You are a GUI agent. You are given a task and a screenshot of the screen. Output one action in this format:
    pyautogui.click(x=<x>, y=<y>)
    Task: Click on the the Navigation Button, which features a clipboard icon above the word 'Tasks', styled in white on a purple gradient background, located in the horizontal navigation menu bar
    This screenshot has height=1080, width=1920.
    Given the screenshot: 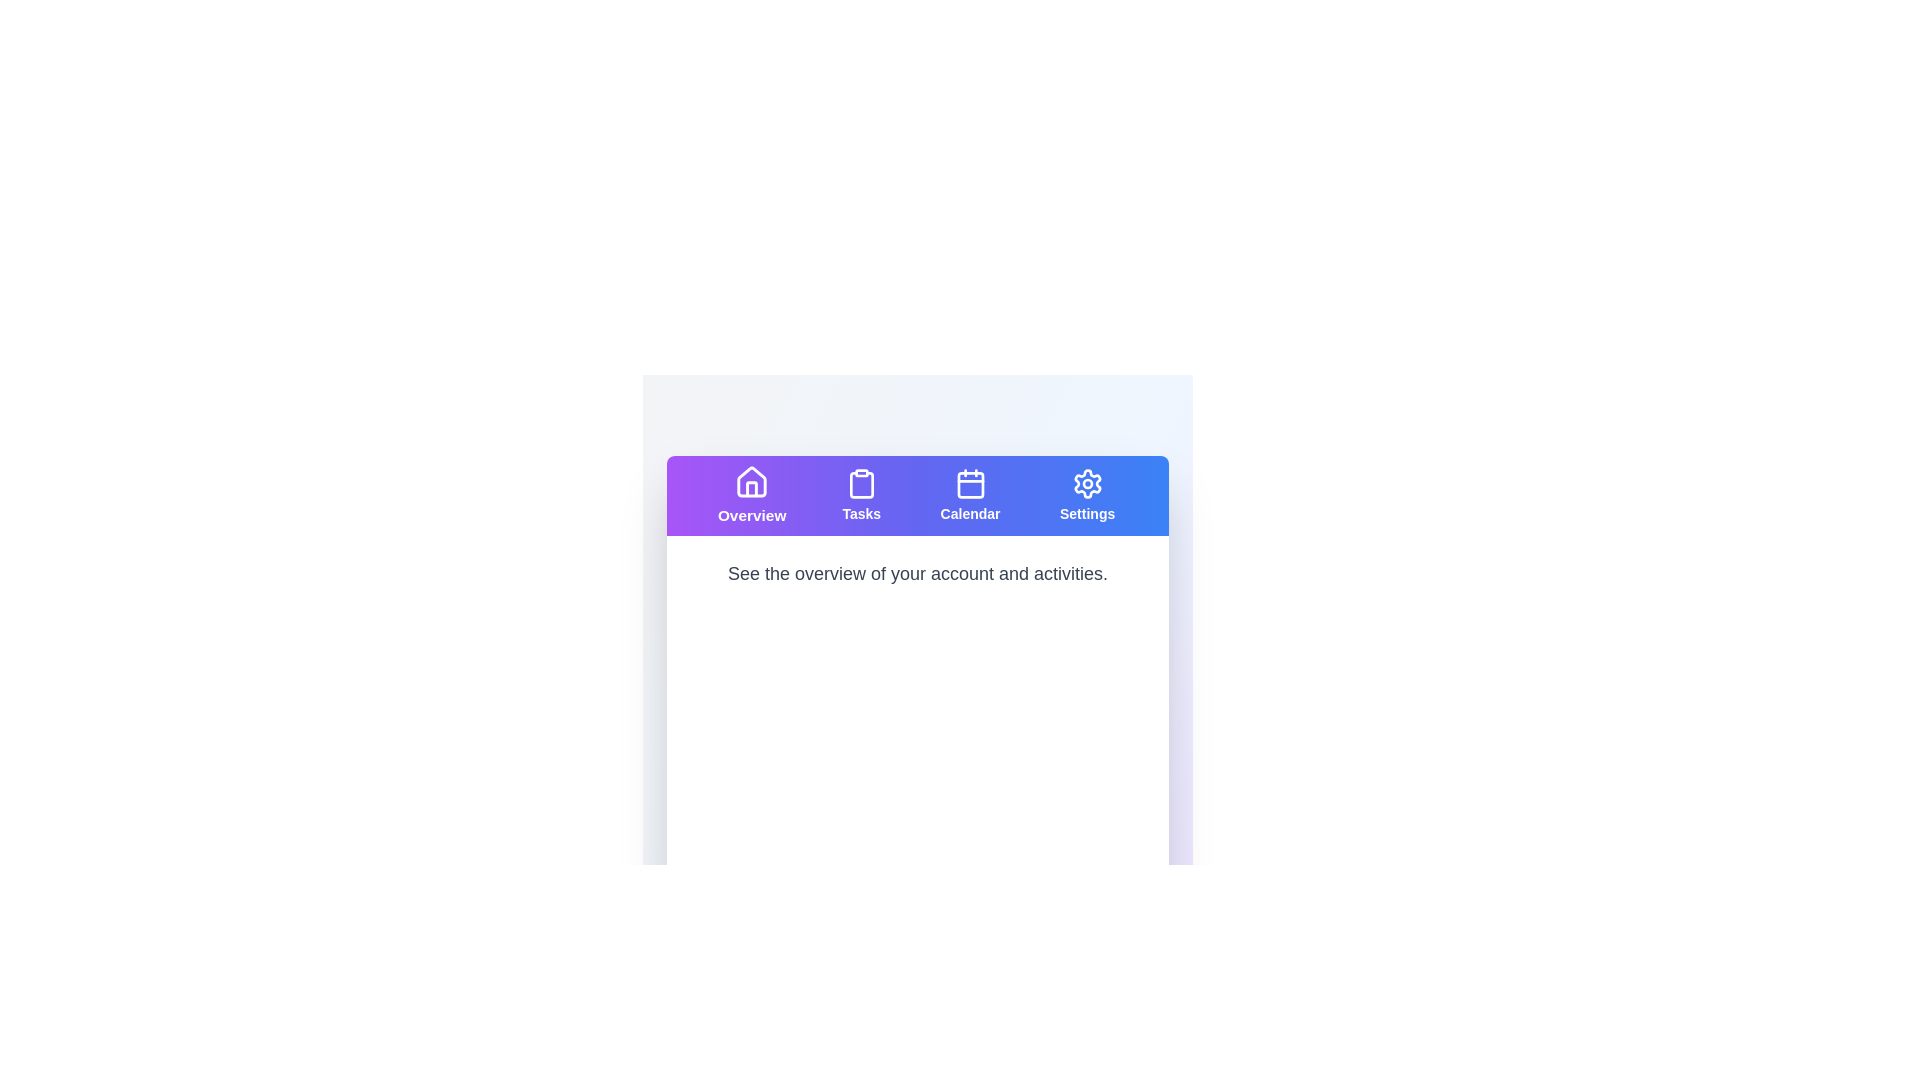 What is the action you would take?
    pyautogui.click(x=861, y=495)
    